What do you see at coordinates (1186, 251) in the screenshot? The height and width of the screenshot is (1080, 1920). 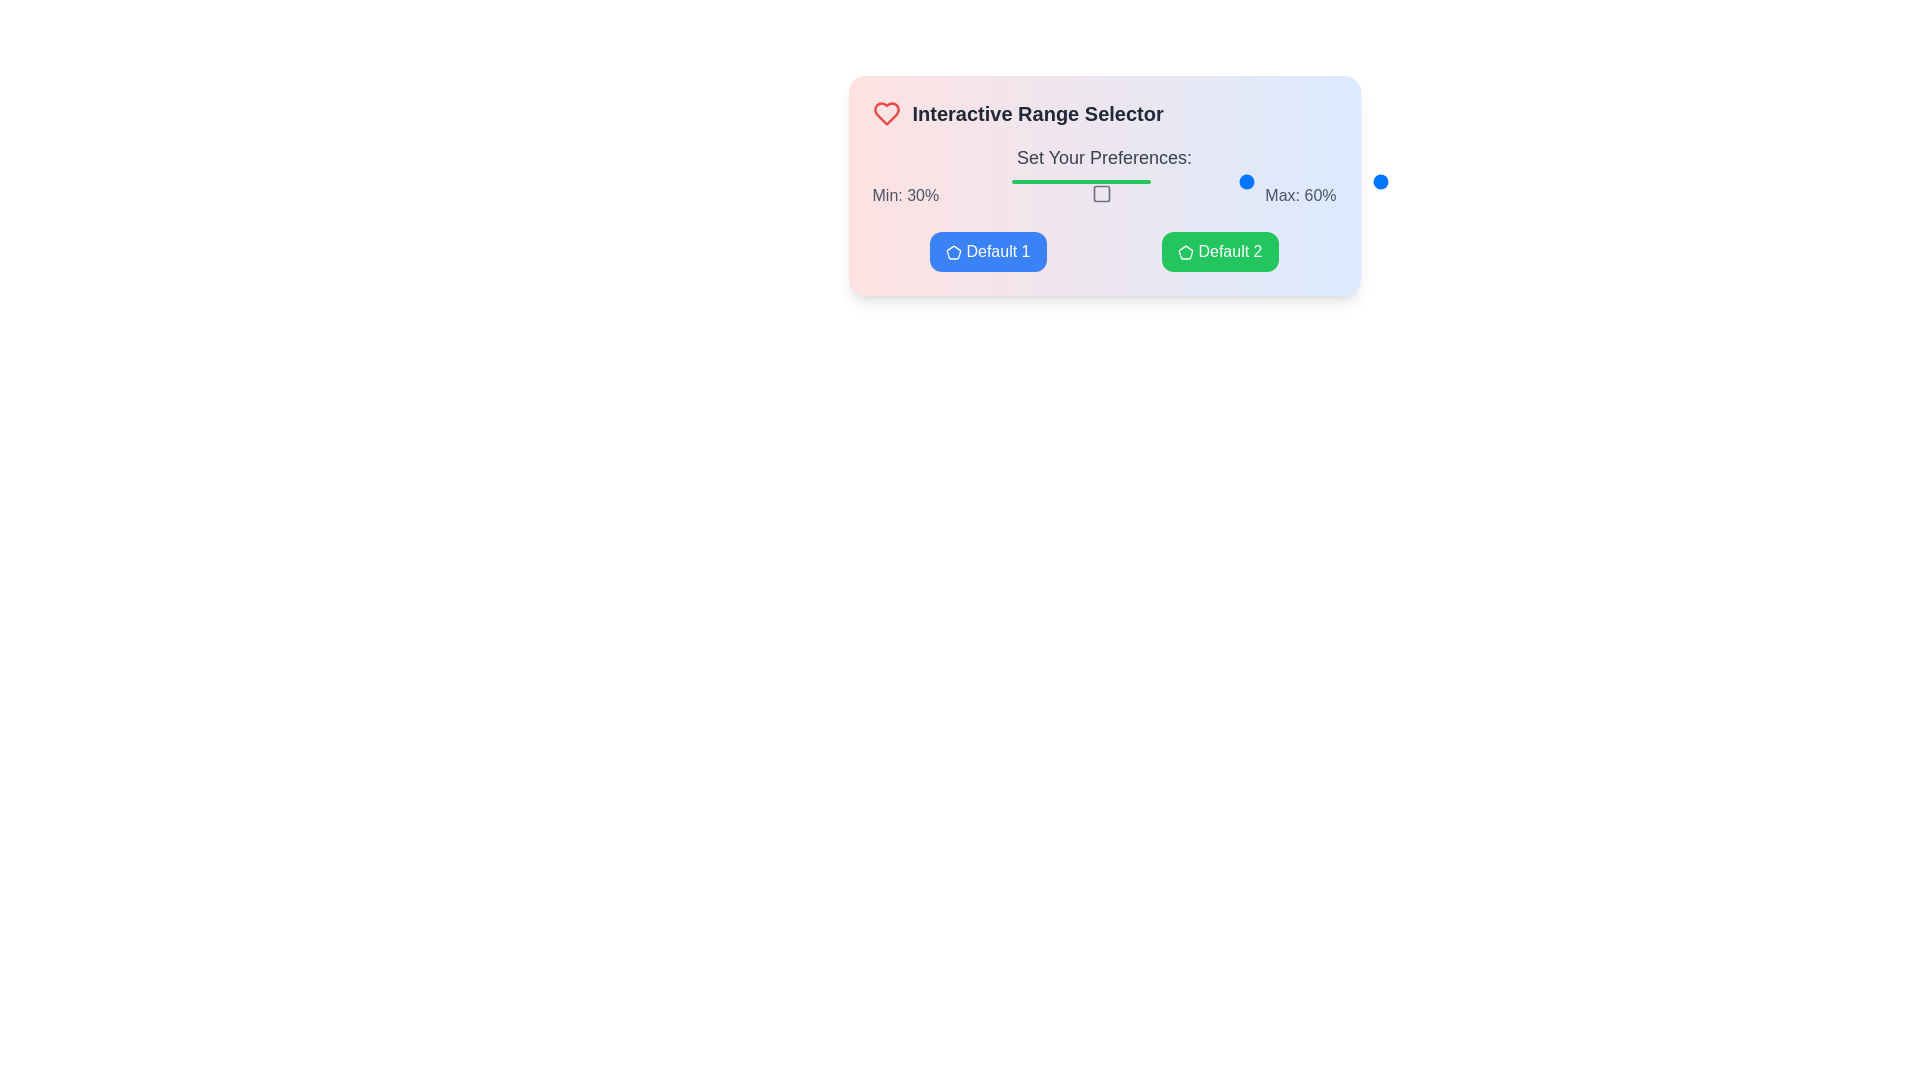 I see `the decorative icon positioned to the right of the green button labeled 'Default 2'` at bounding box center [1186, 251].